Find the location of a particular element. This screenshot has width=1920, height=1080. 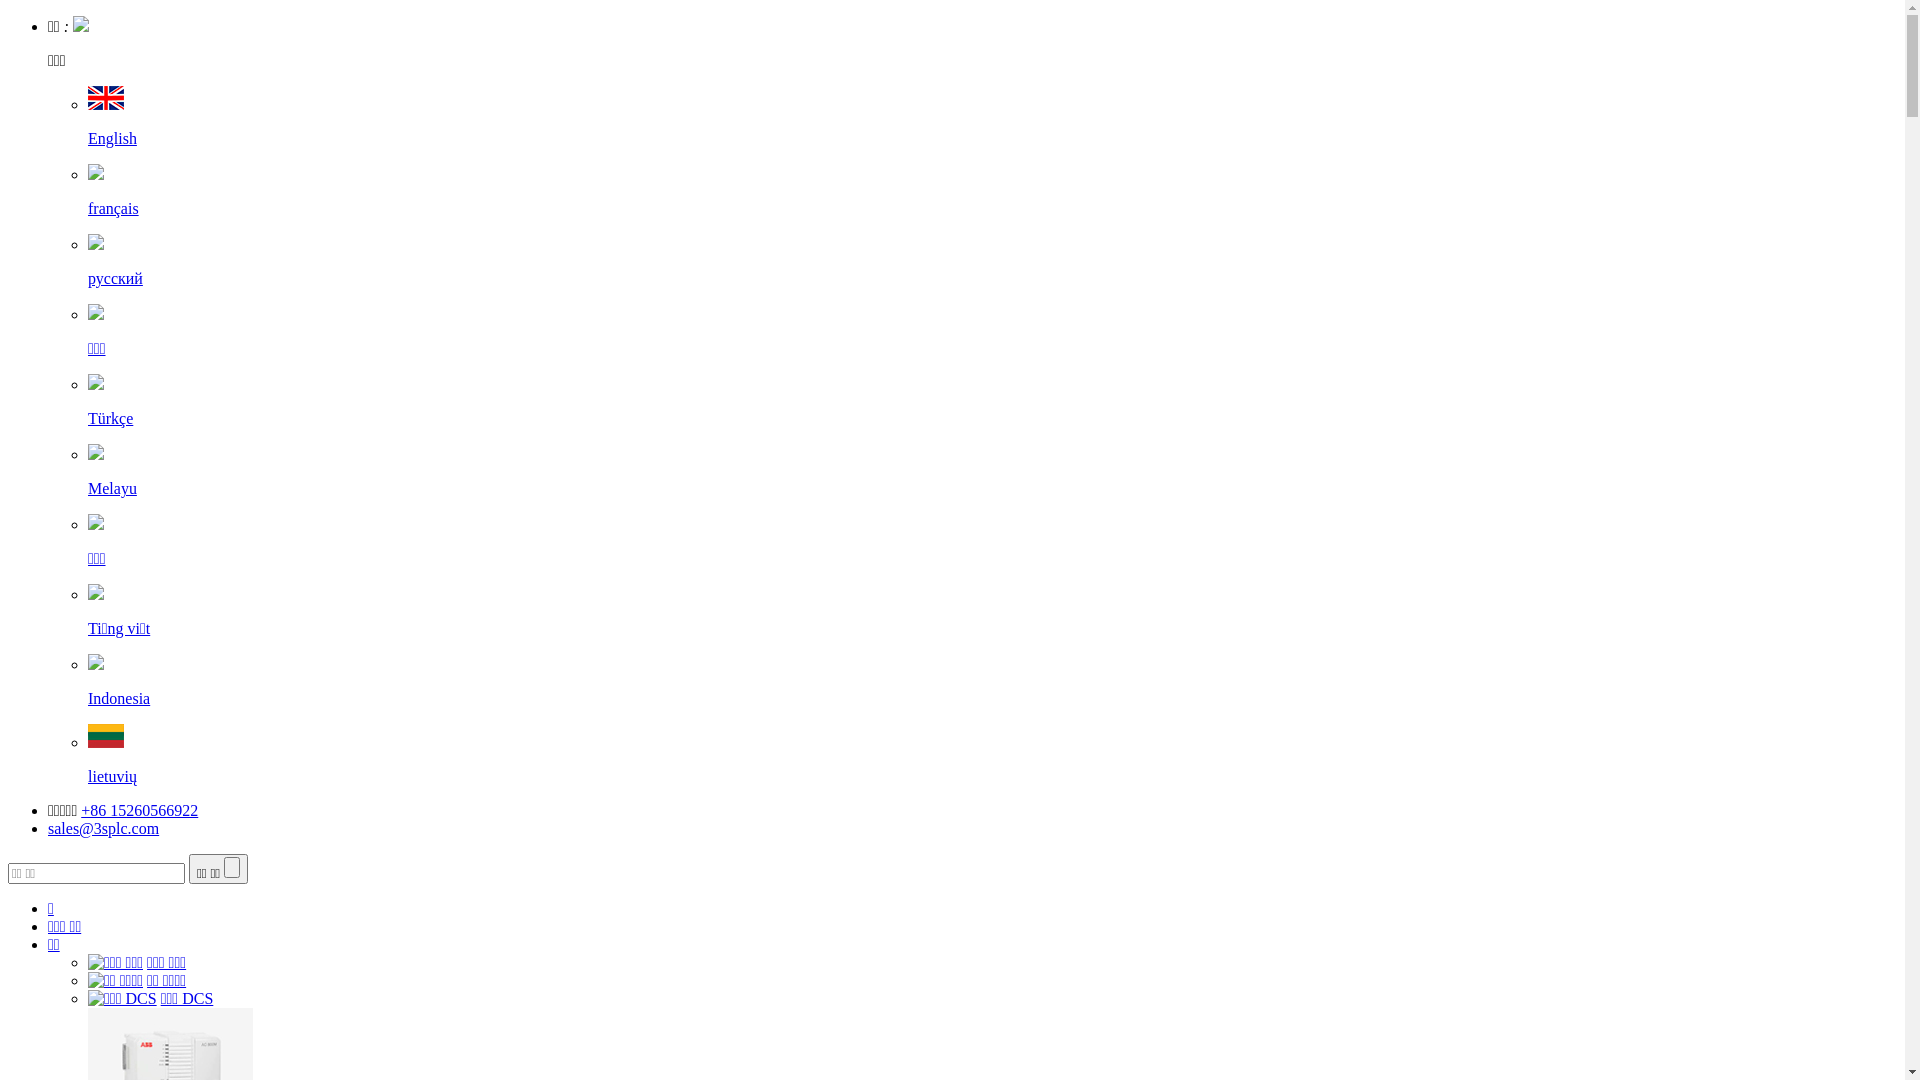

'sales@3splc.com' is located at coordinates (102, 828).